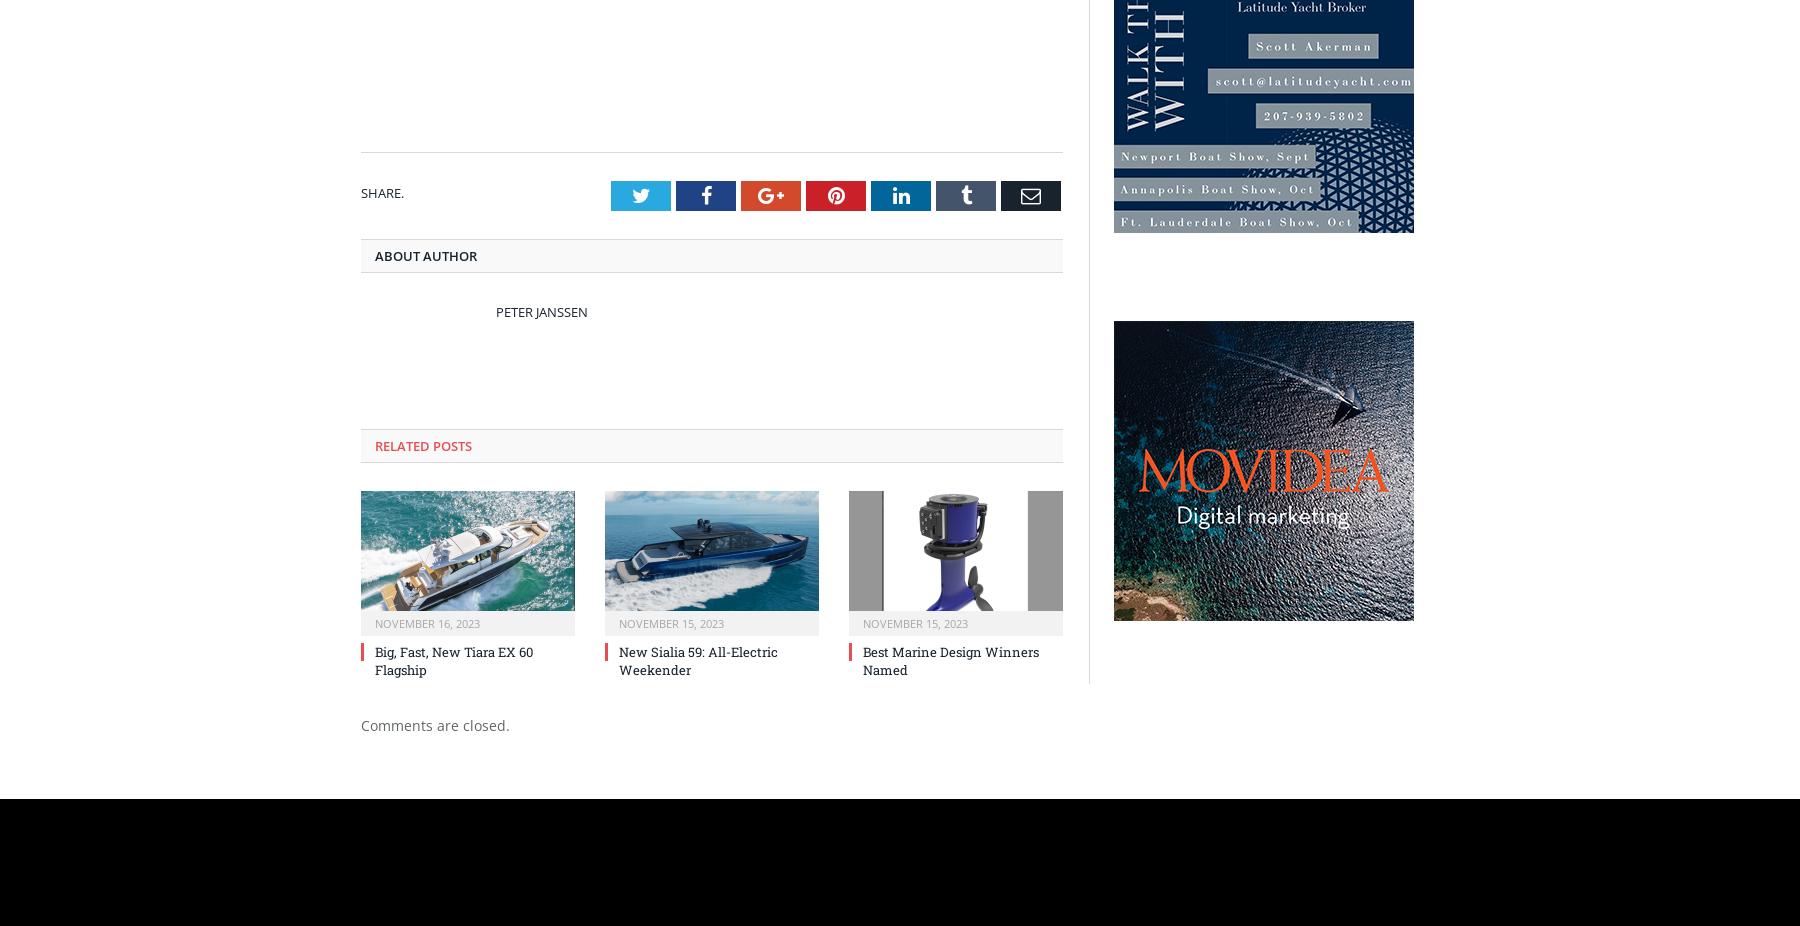 Image resolution: width=1800 pixels, height=926 pixels. What do you see at coordinates (426, 256) in the screenshot?
I see `'About Author'` at bounding box center [426, 256].